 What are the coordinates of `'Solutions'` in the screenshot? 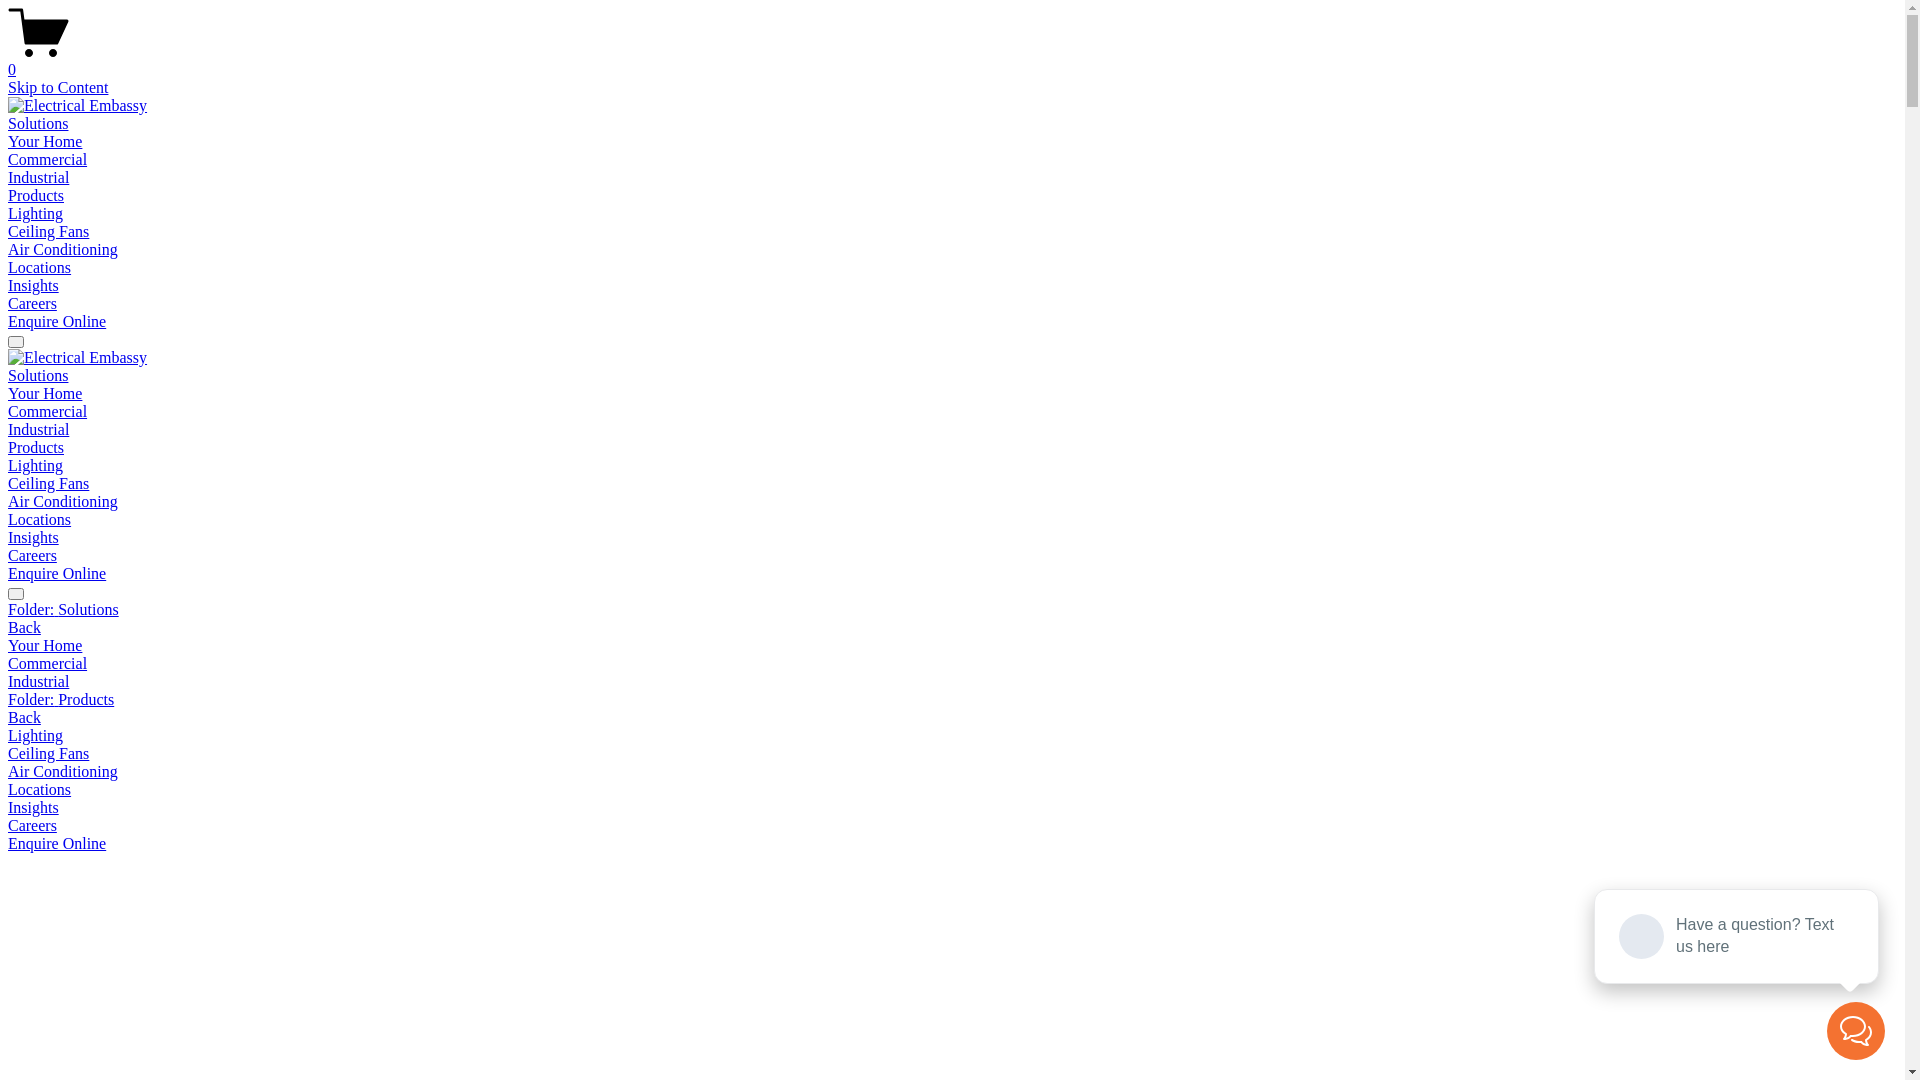 It's located at (38, 375).